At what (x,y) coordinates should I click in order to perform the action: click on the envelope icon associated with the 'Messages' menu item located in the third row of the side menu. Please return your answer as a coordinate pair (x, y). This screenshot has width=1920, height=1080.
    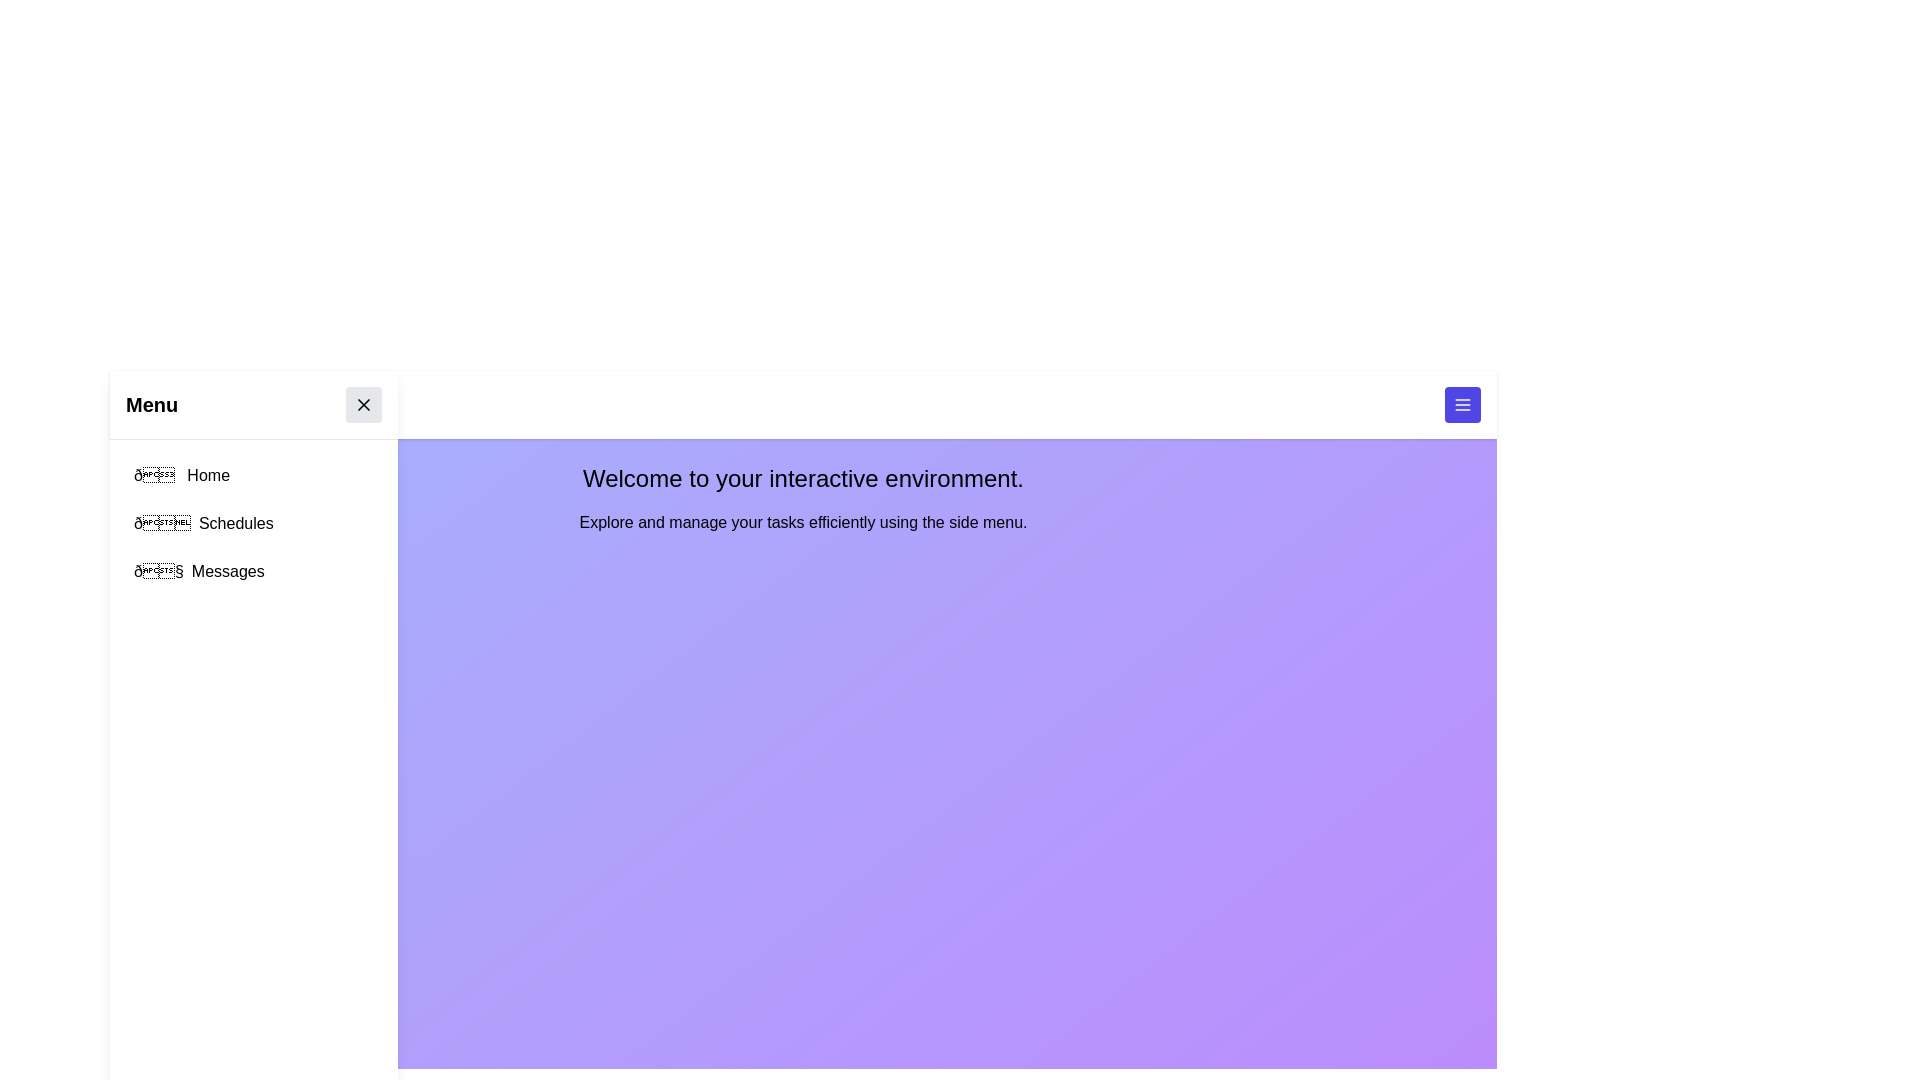
    Looking at the image, I should click on (157, 571).